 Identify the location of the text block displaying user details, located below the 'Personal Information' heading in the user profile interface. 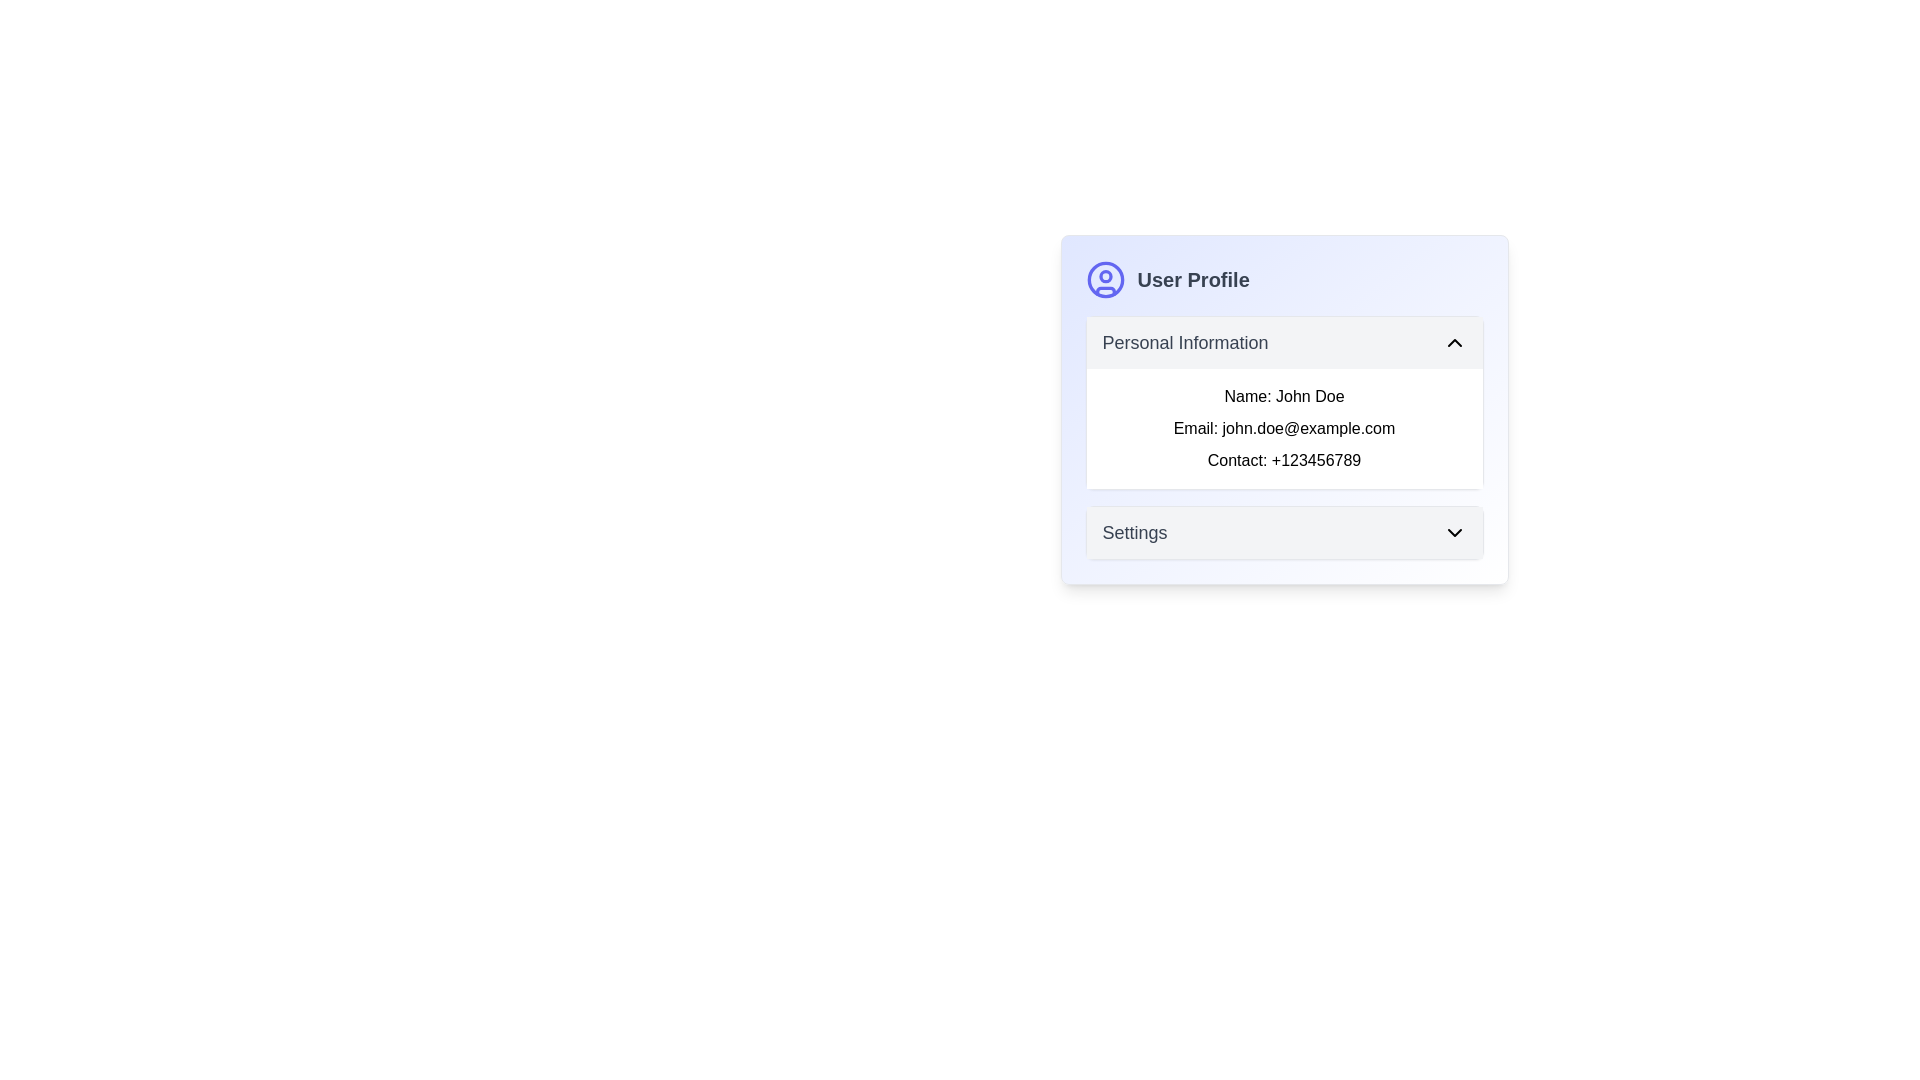
(1284, 427).